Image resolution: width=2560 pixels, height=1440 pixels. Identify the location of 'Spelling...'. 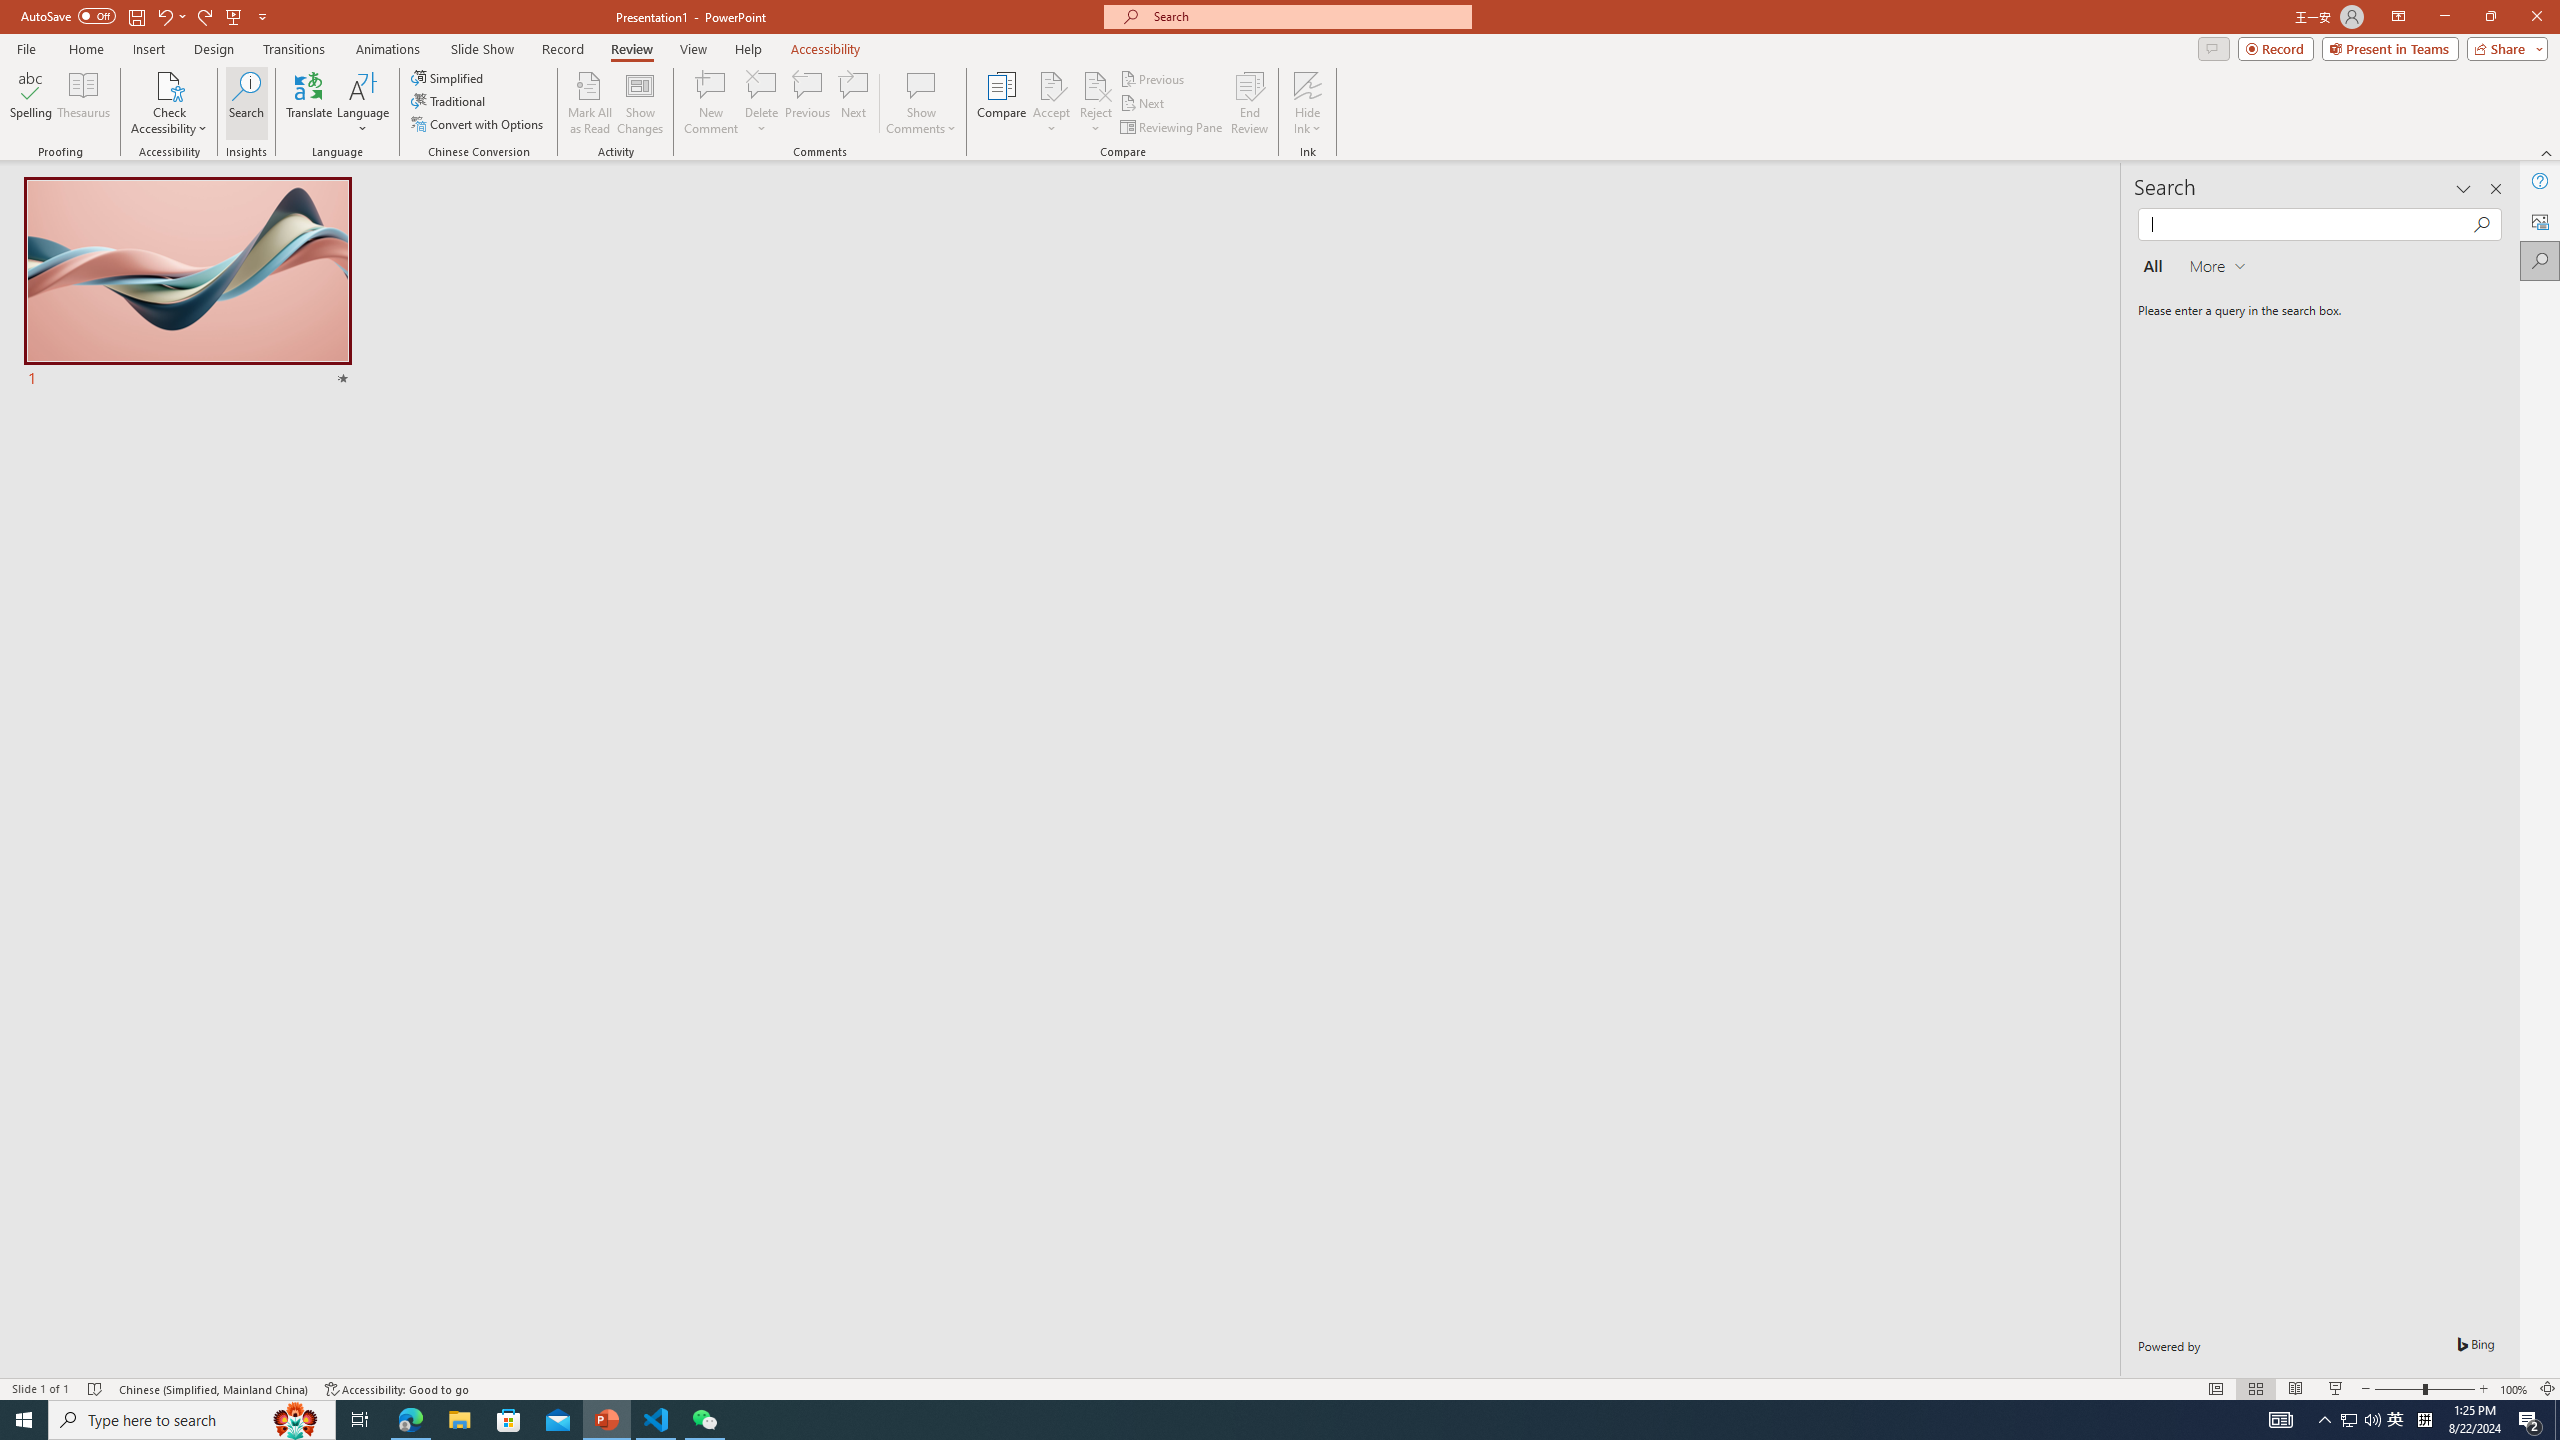
(29, 103).